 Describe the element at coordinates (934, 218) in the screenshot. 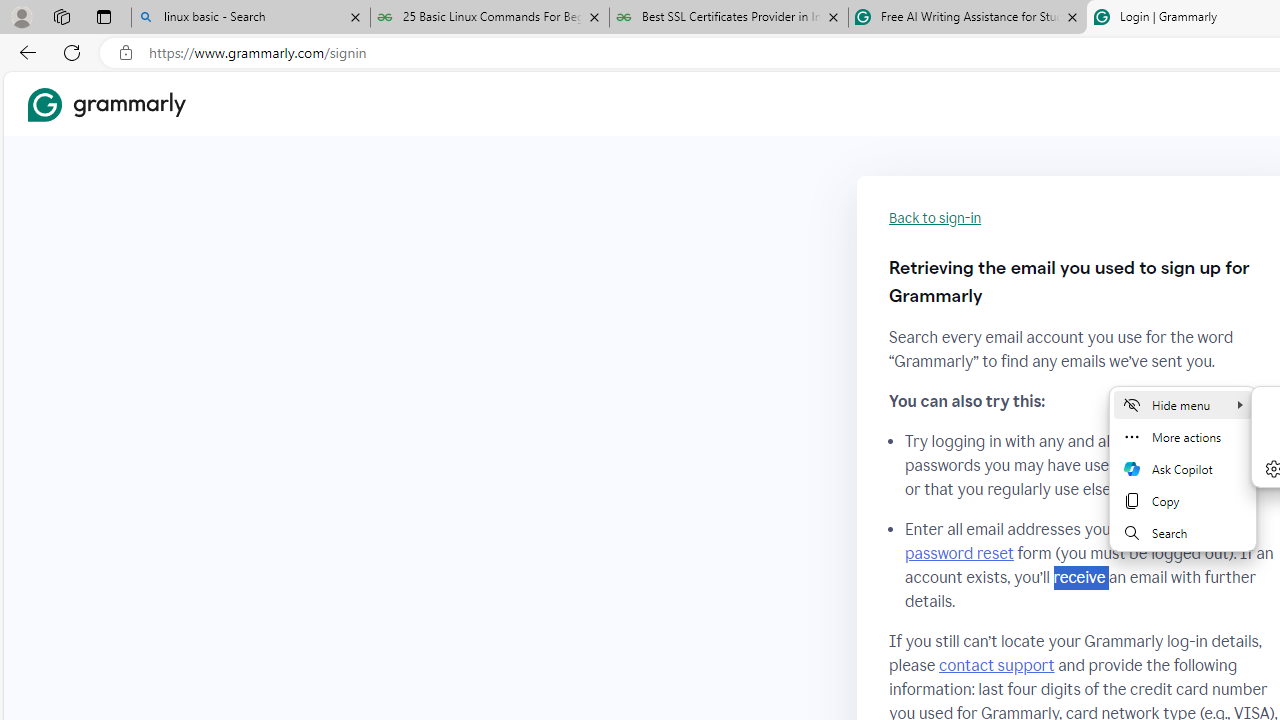

I see `'Back to sign-in'` at that location.